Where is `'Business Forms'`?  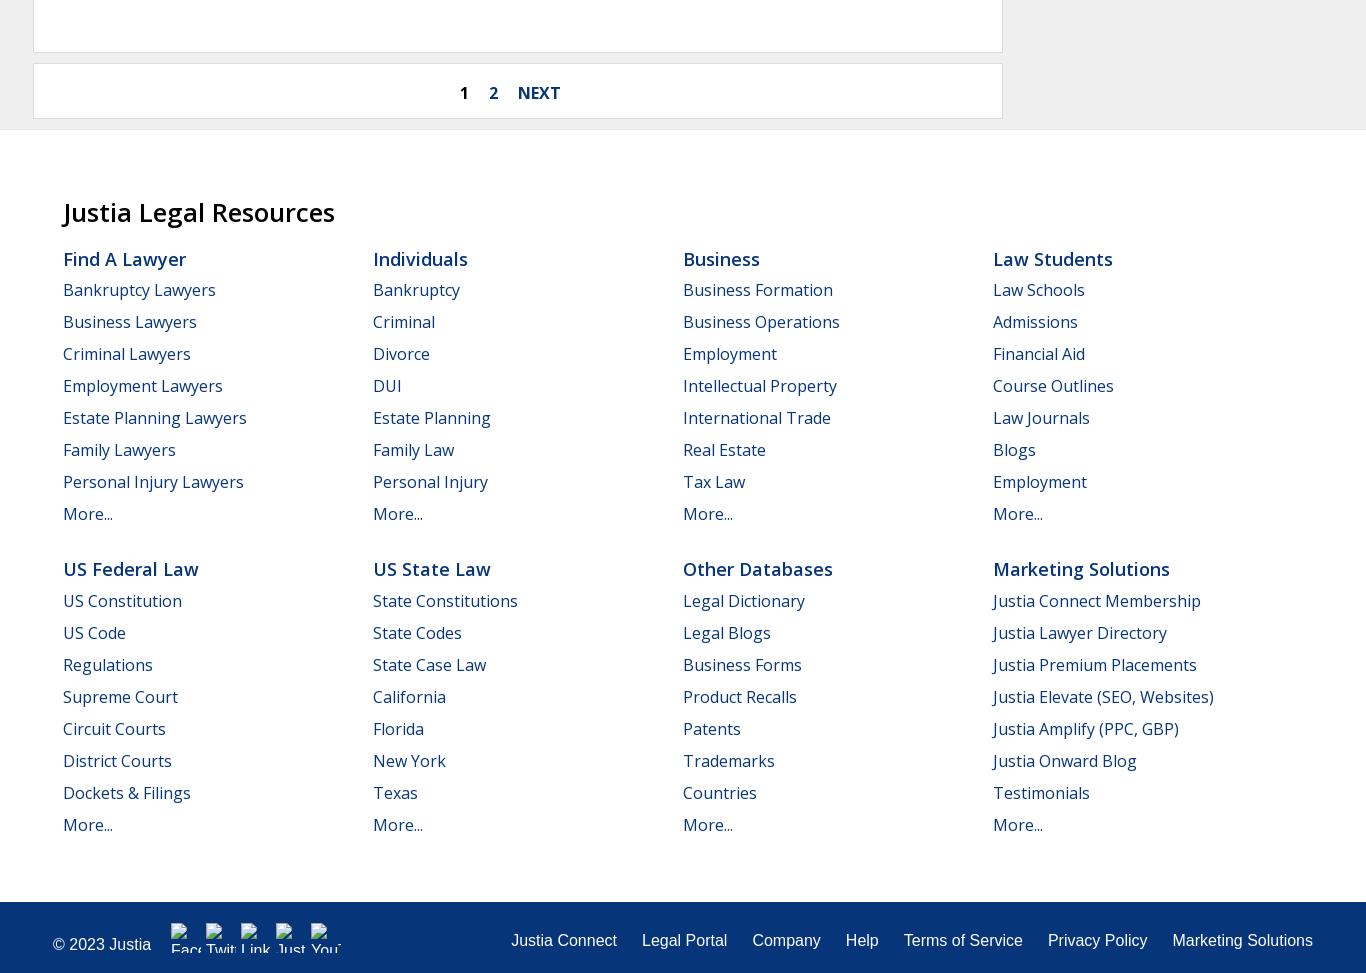 'Business Forms' is located at coordinates (742, 662).